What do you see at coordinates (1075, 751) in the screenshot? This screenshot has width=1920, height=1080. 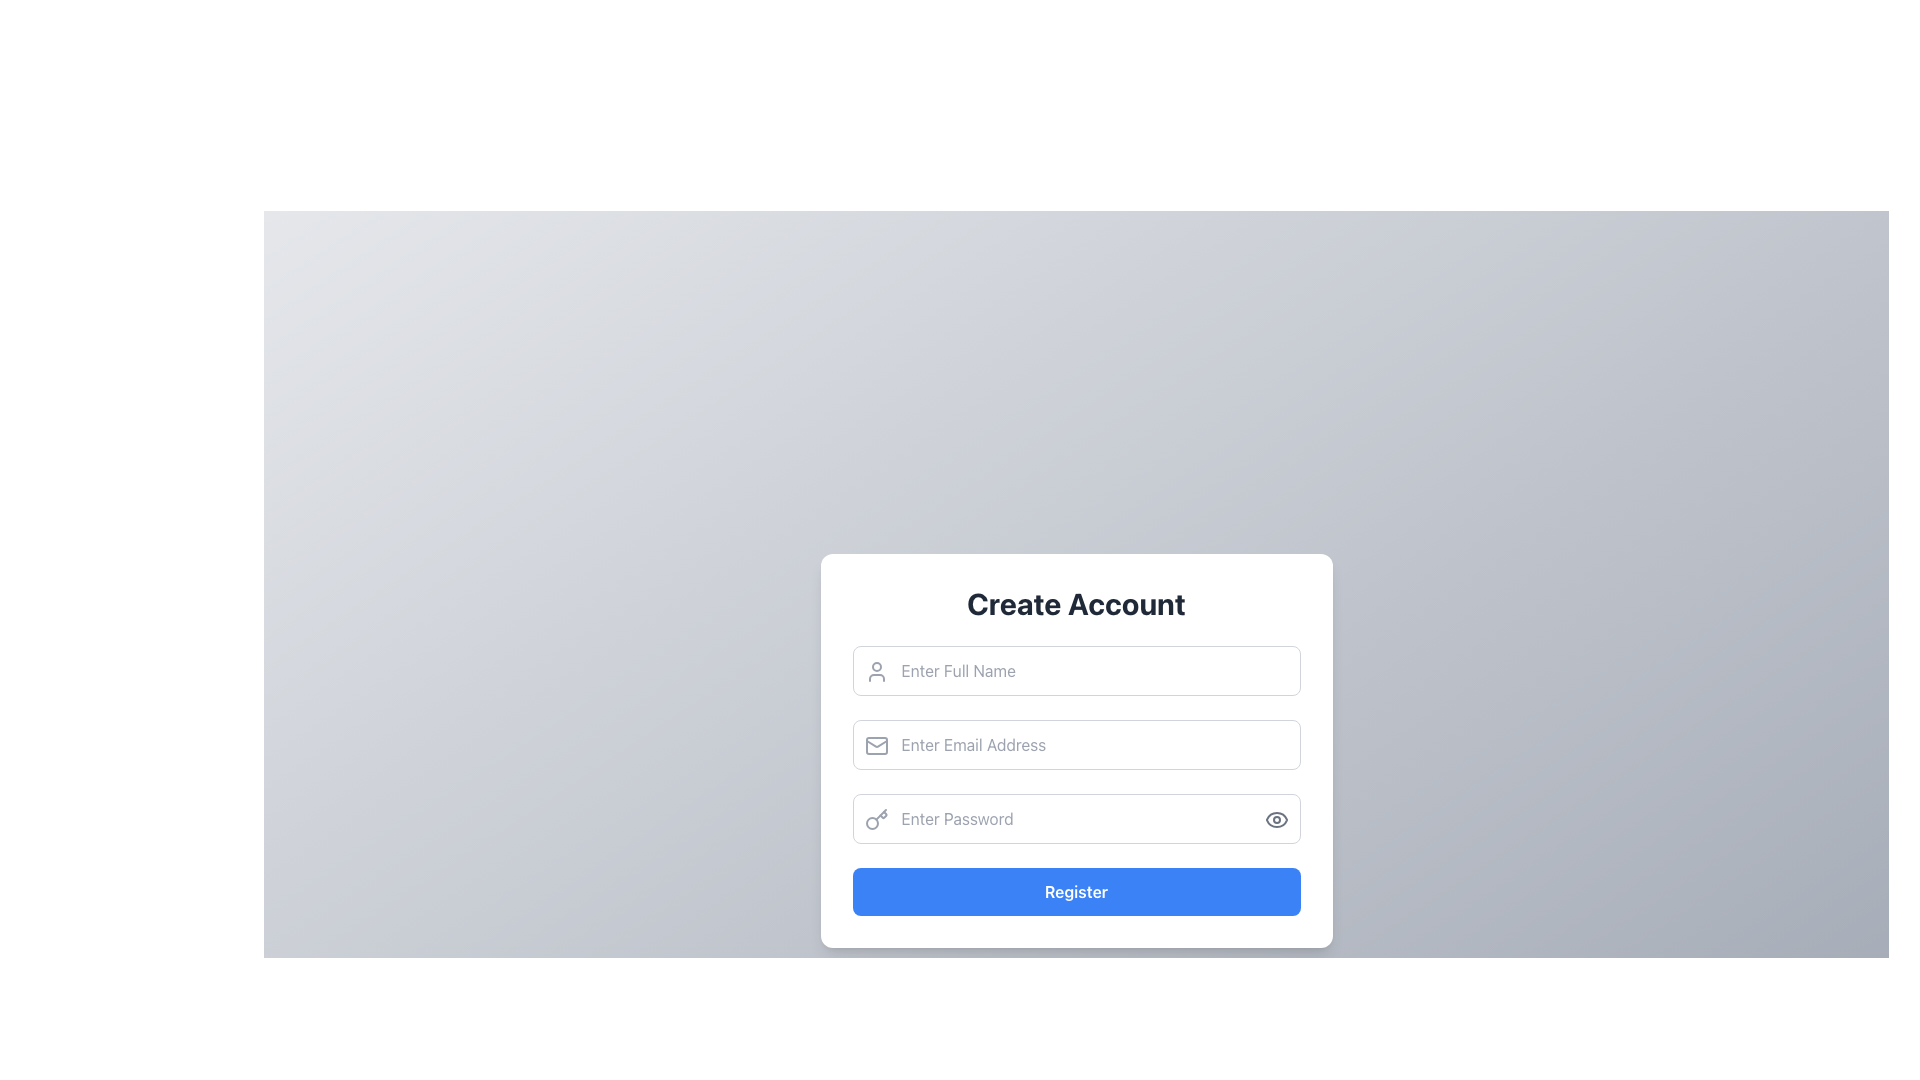 I see `the email input field to focus on it, which is the second input field in the account creation form, positioned below the 'Enter Full Name' field and above the 'Enter Password' field` at bounding box center [1075, 751].